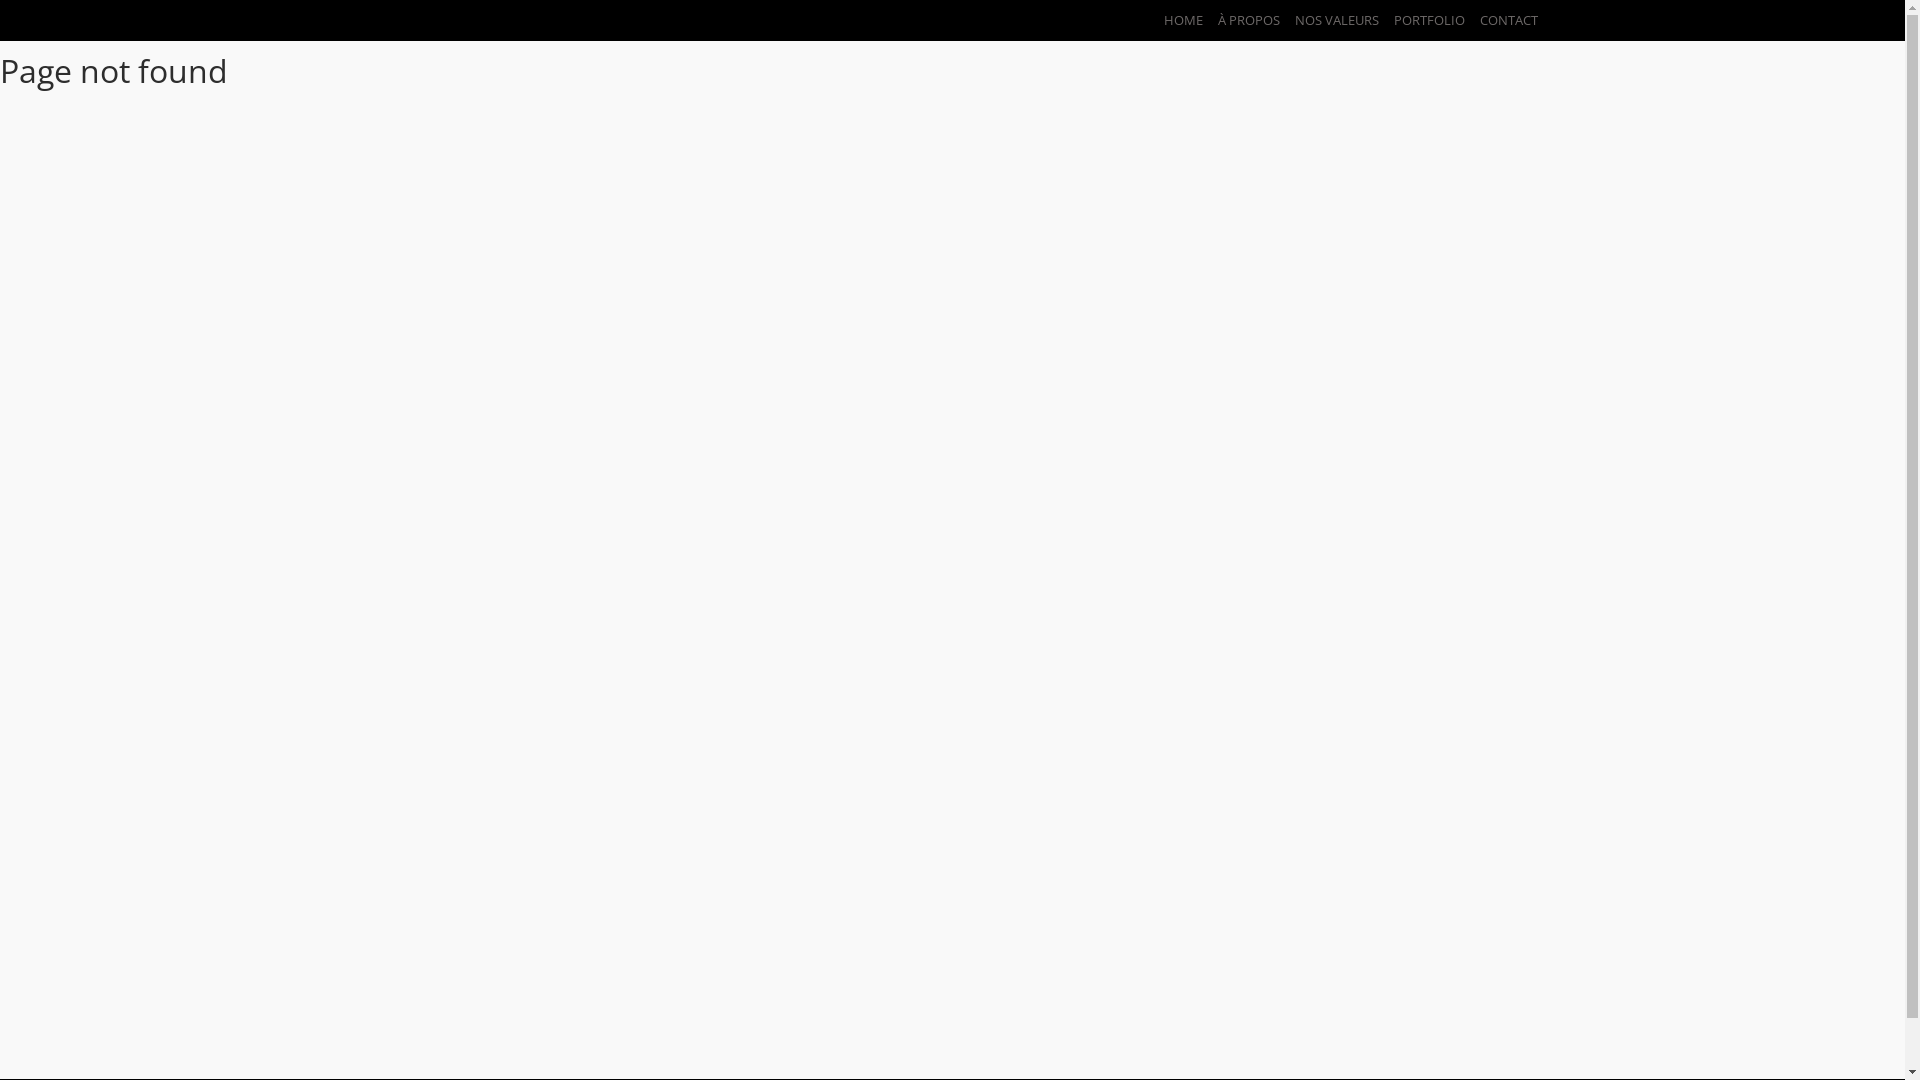  What do you see at coordinates (1329, 19) in the screenshot?
I see `'NOS VALEURS'` at bounding box center [1329, 19].